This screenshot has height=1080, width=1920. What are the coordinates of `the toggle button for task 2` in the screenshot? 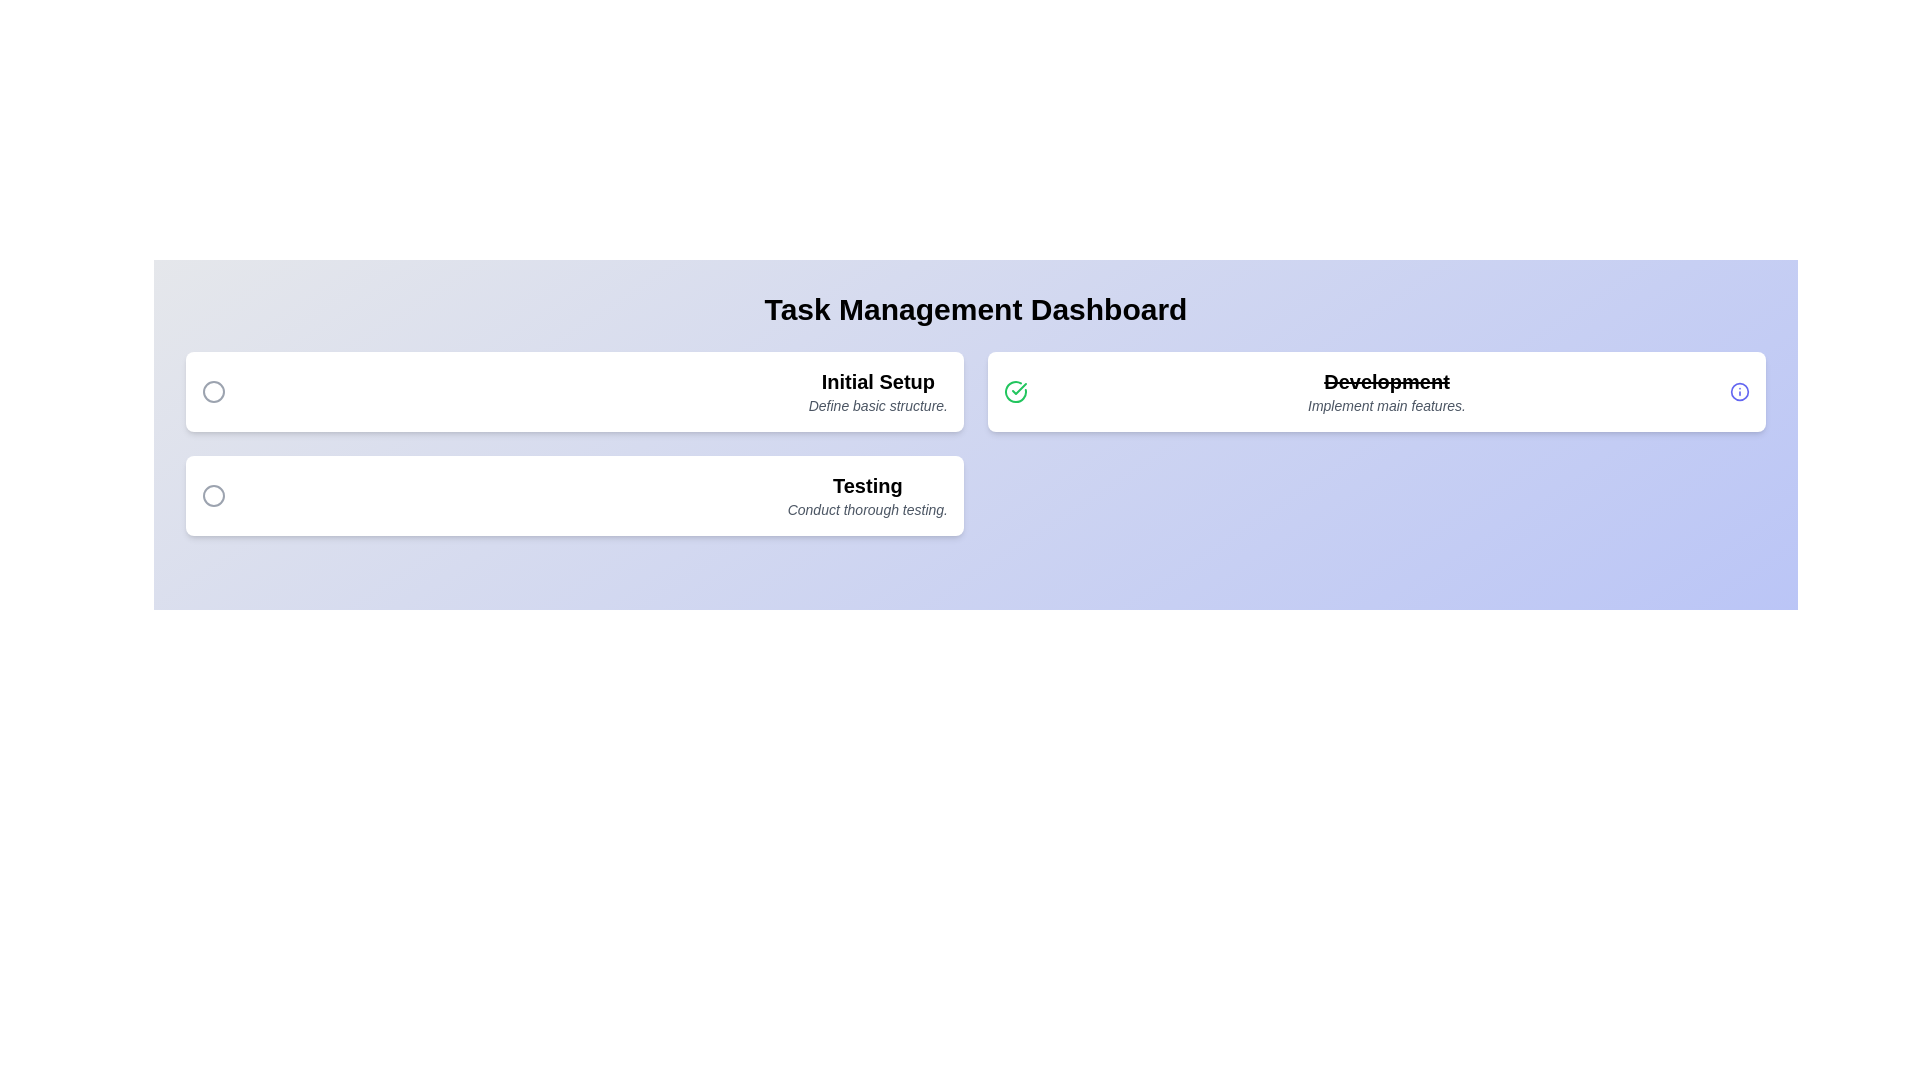 It's located at (1016, 392).